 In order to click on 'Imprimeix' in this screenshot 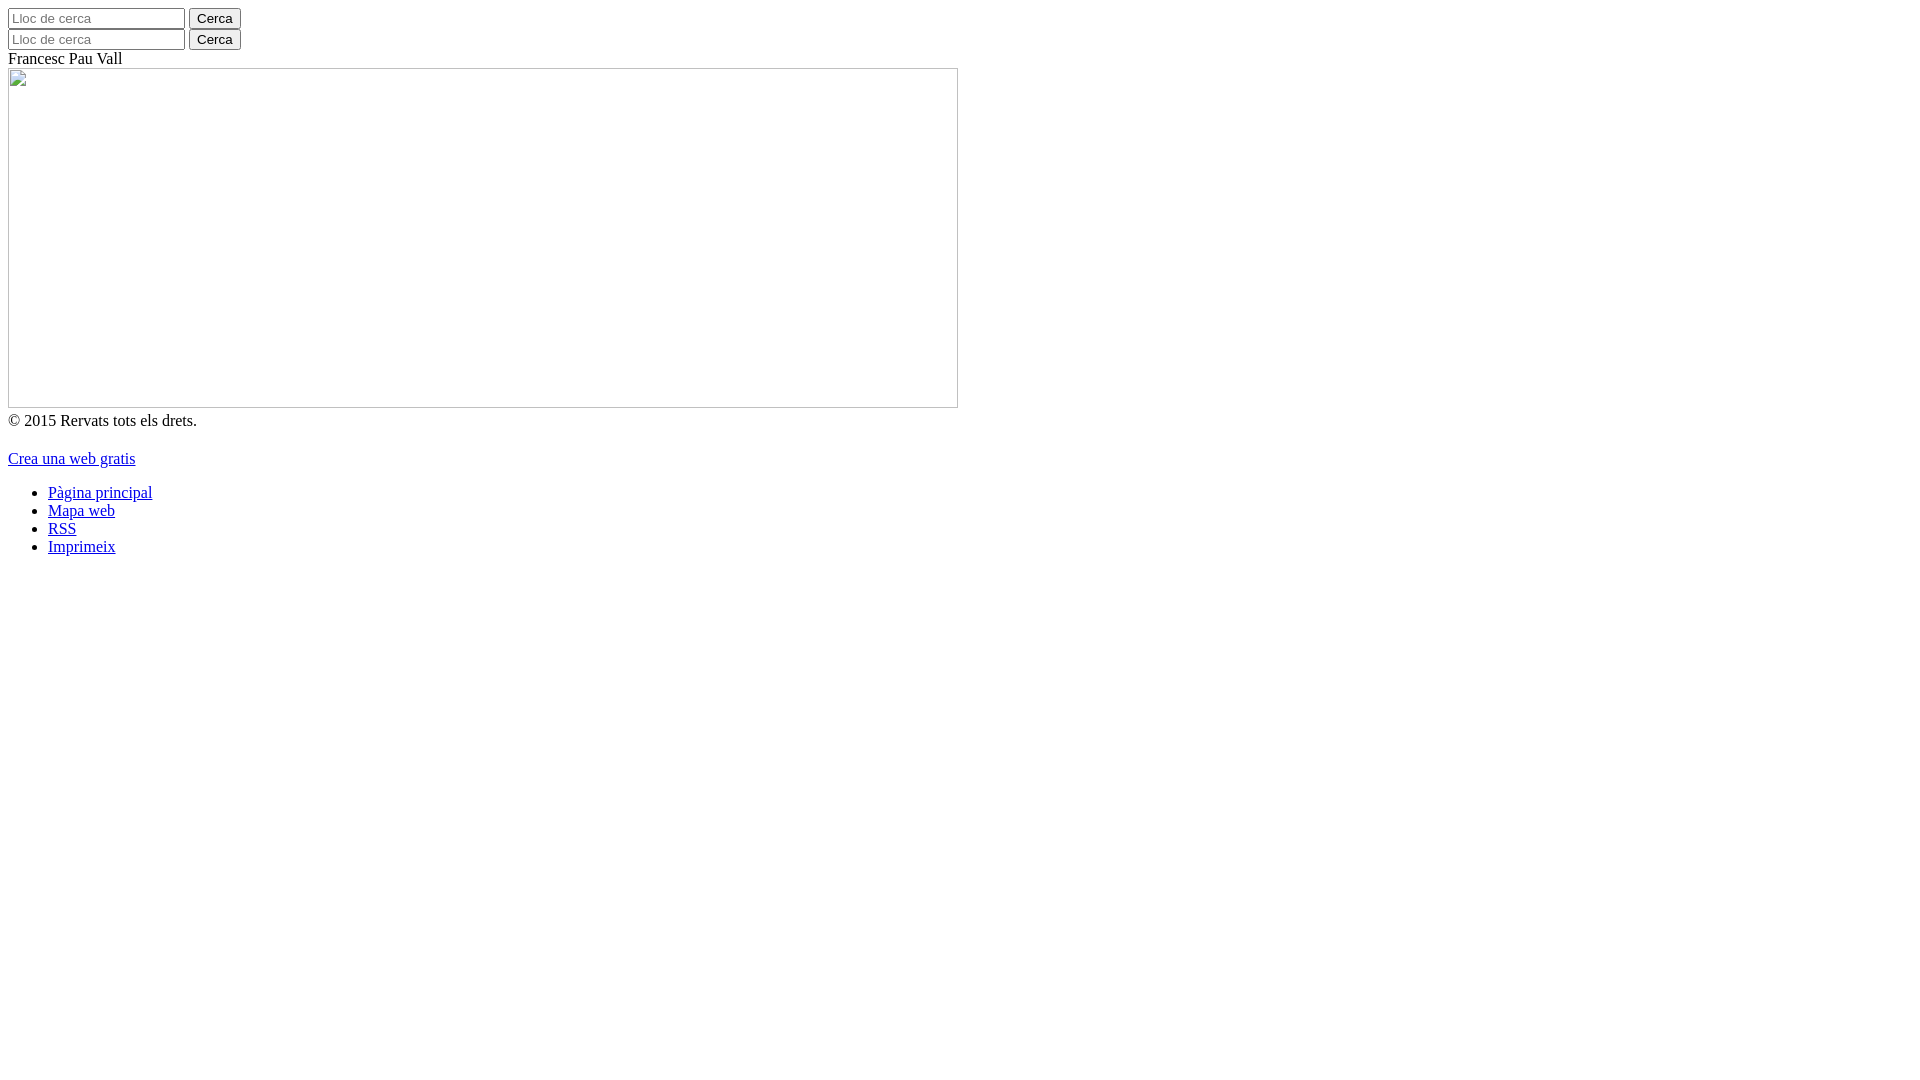, I will do `click(80, 546)`.